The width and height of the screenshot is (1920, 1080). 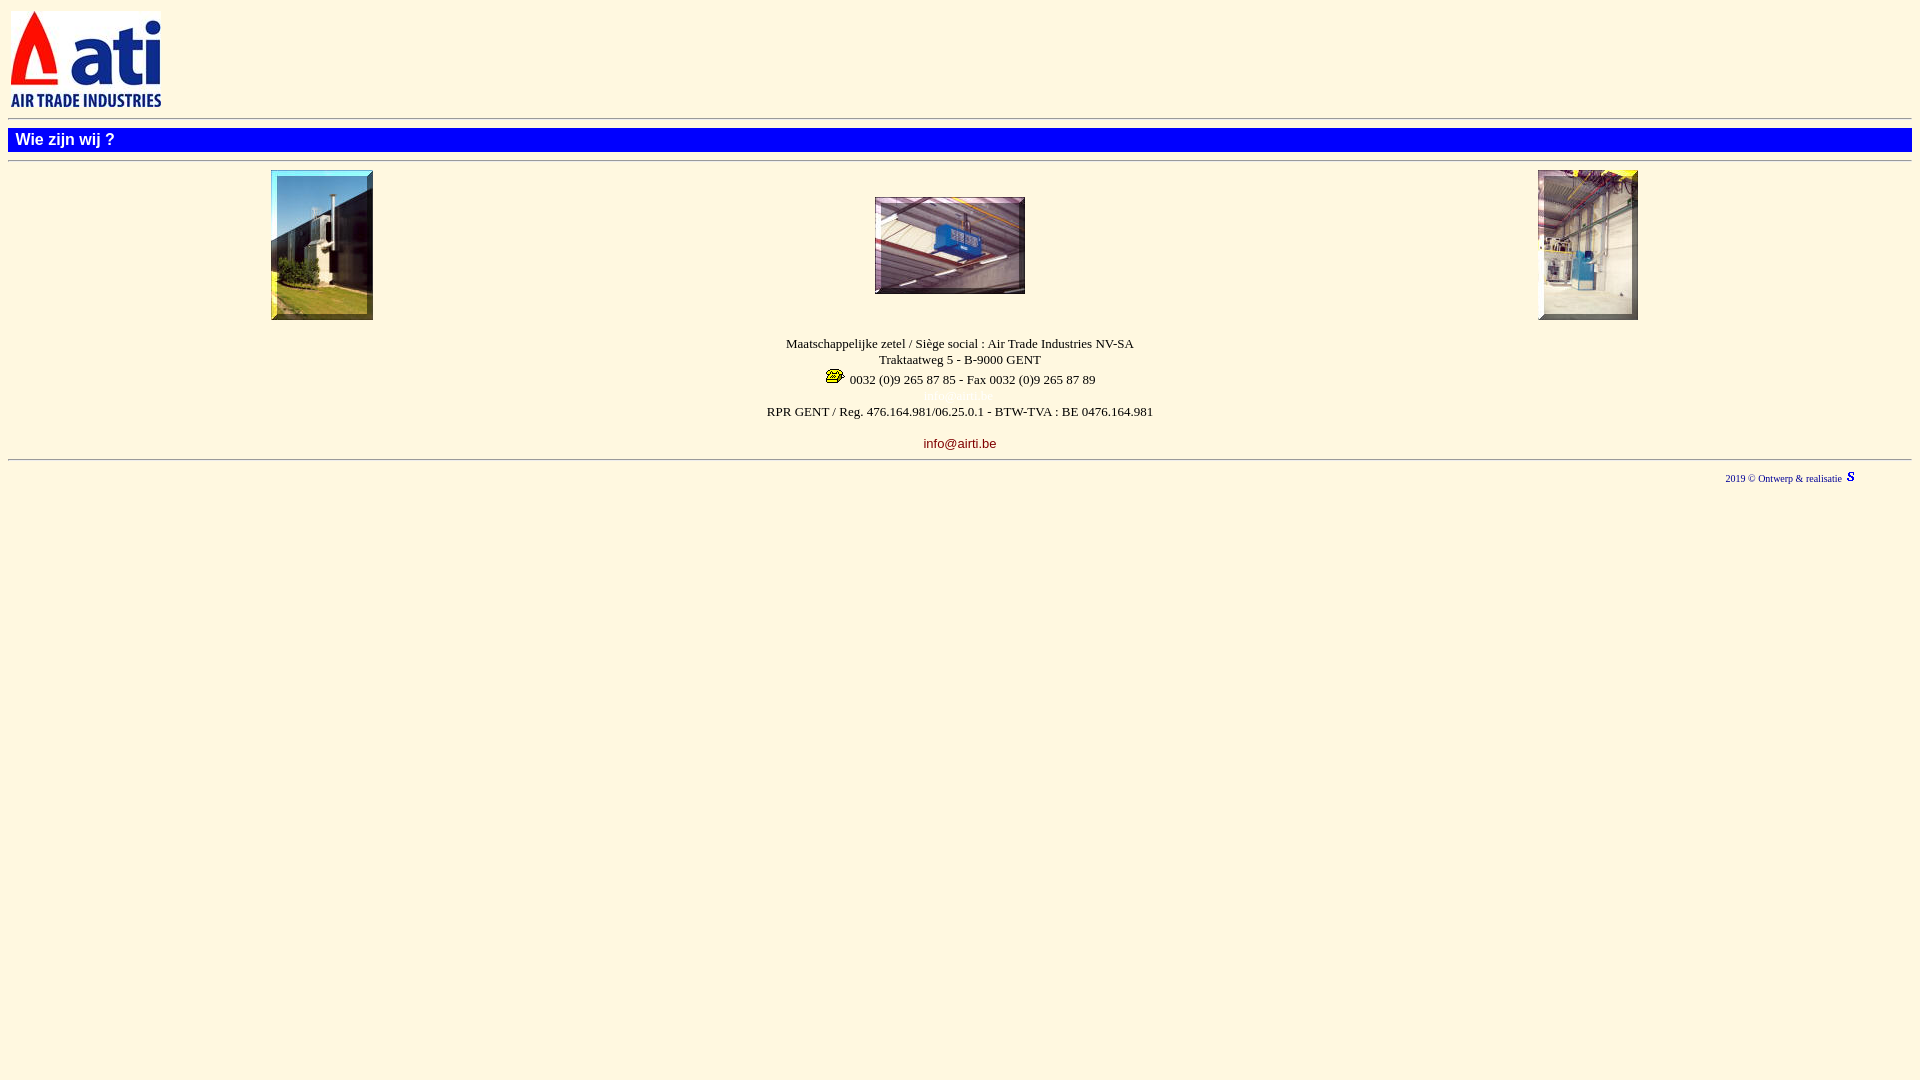 I want to click on 'info@airti.be', so click(x=923, y=395).